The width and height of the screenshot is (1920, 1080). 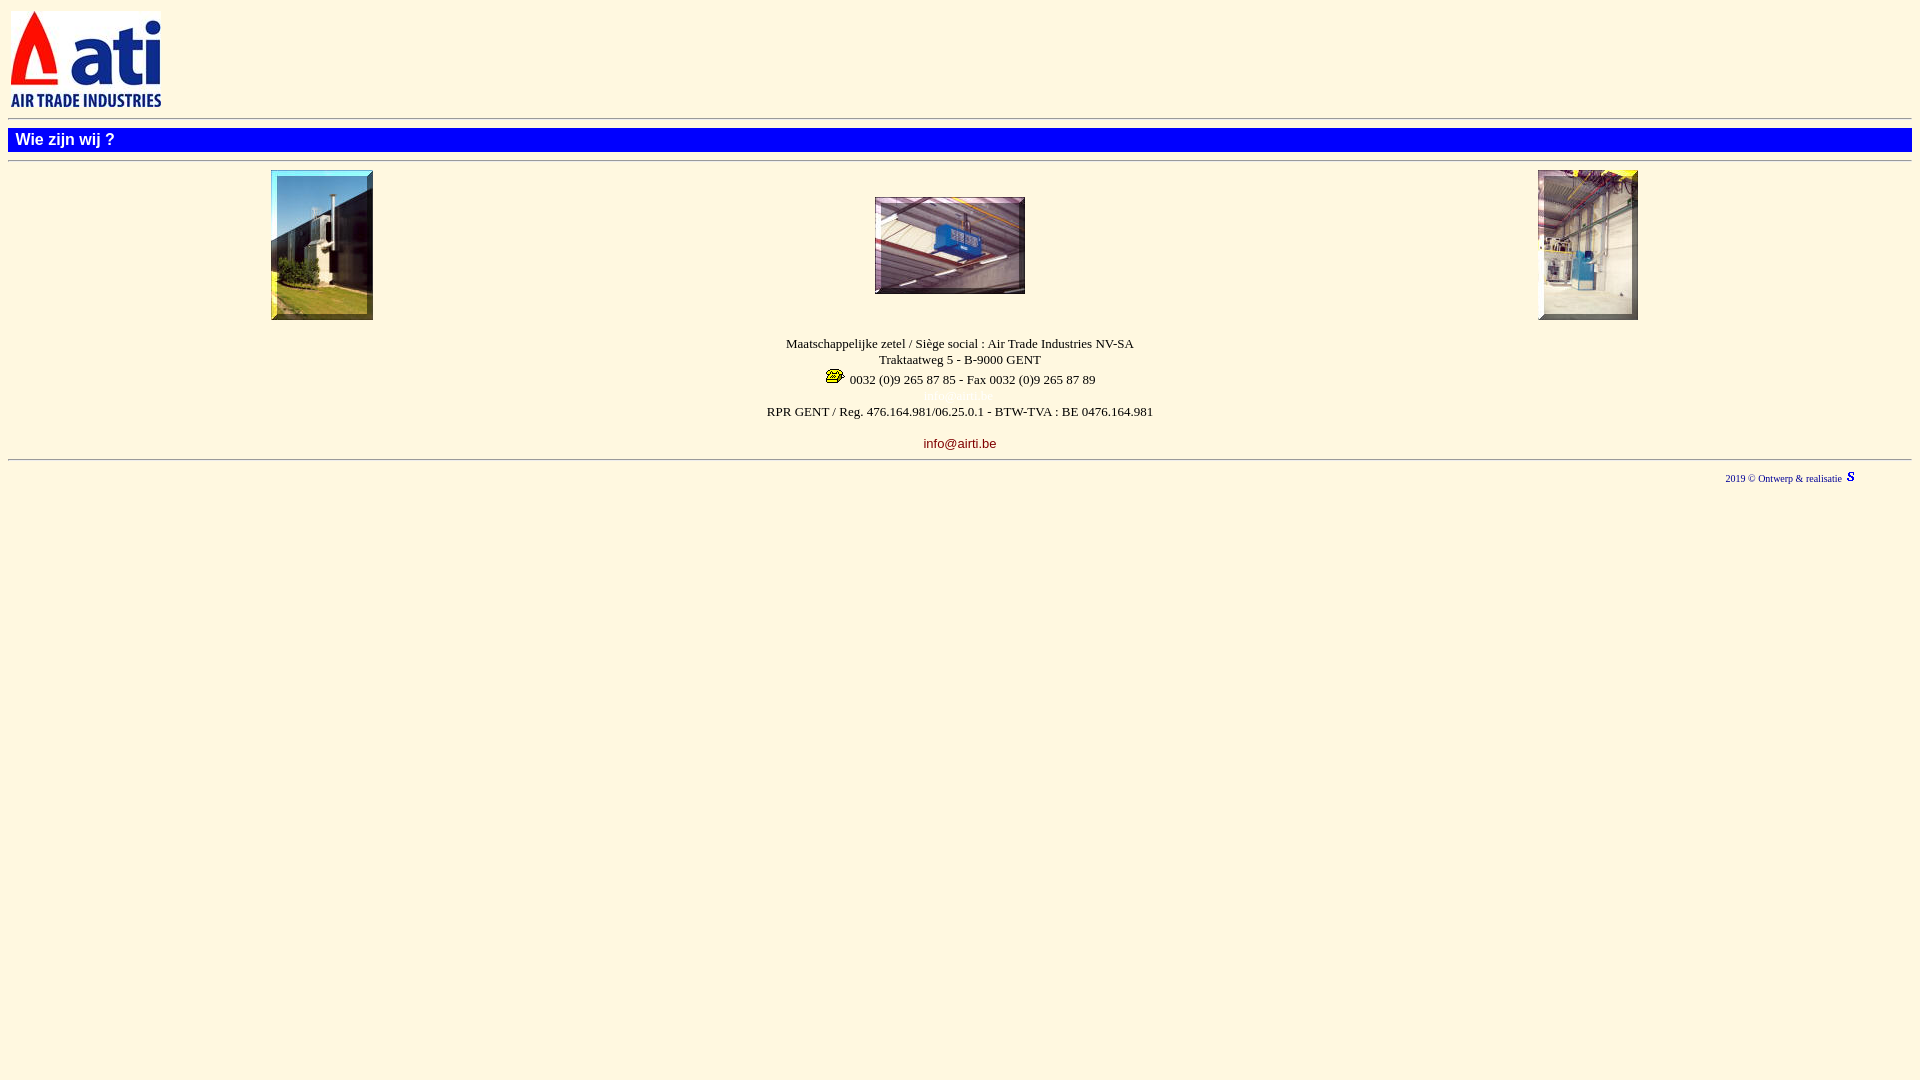 I want to click on 'info@airti.be', so click(x=923, y=395).